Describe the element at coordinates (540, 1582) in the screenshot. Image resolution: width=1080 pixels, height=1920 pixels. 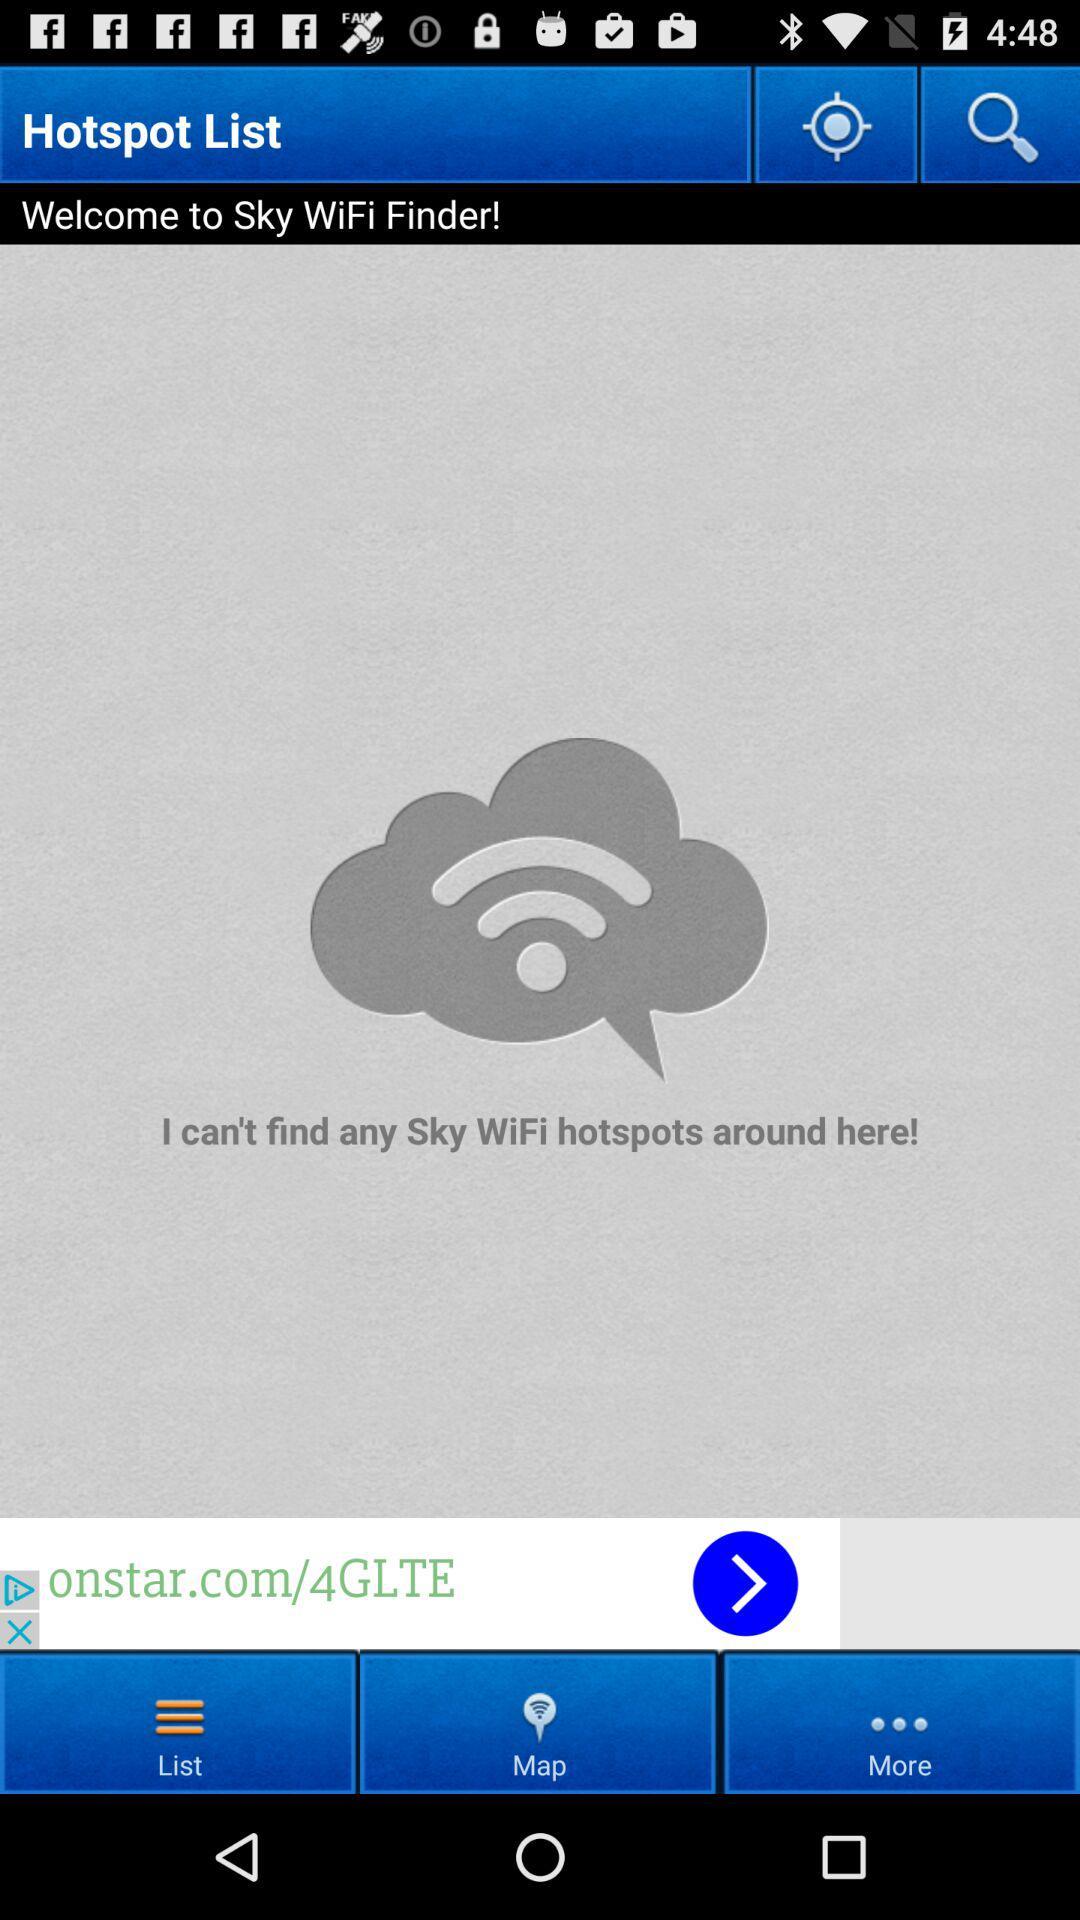
I see `open advertisement` at that location.